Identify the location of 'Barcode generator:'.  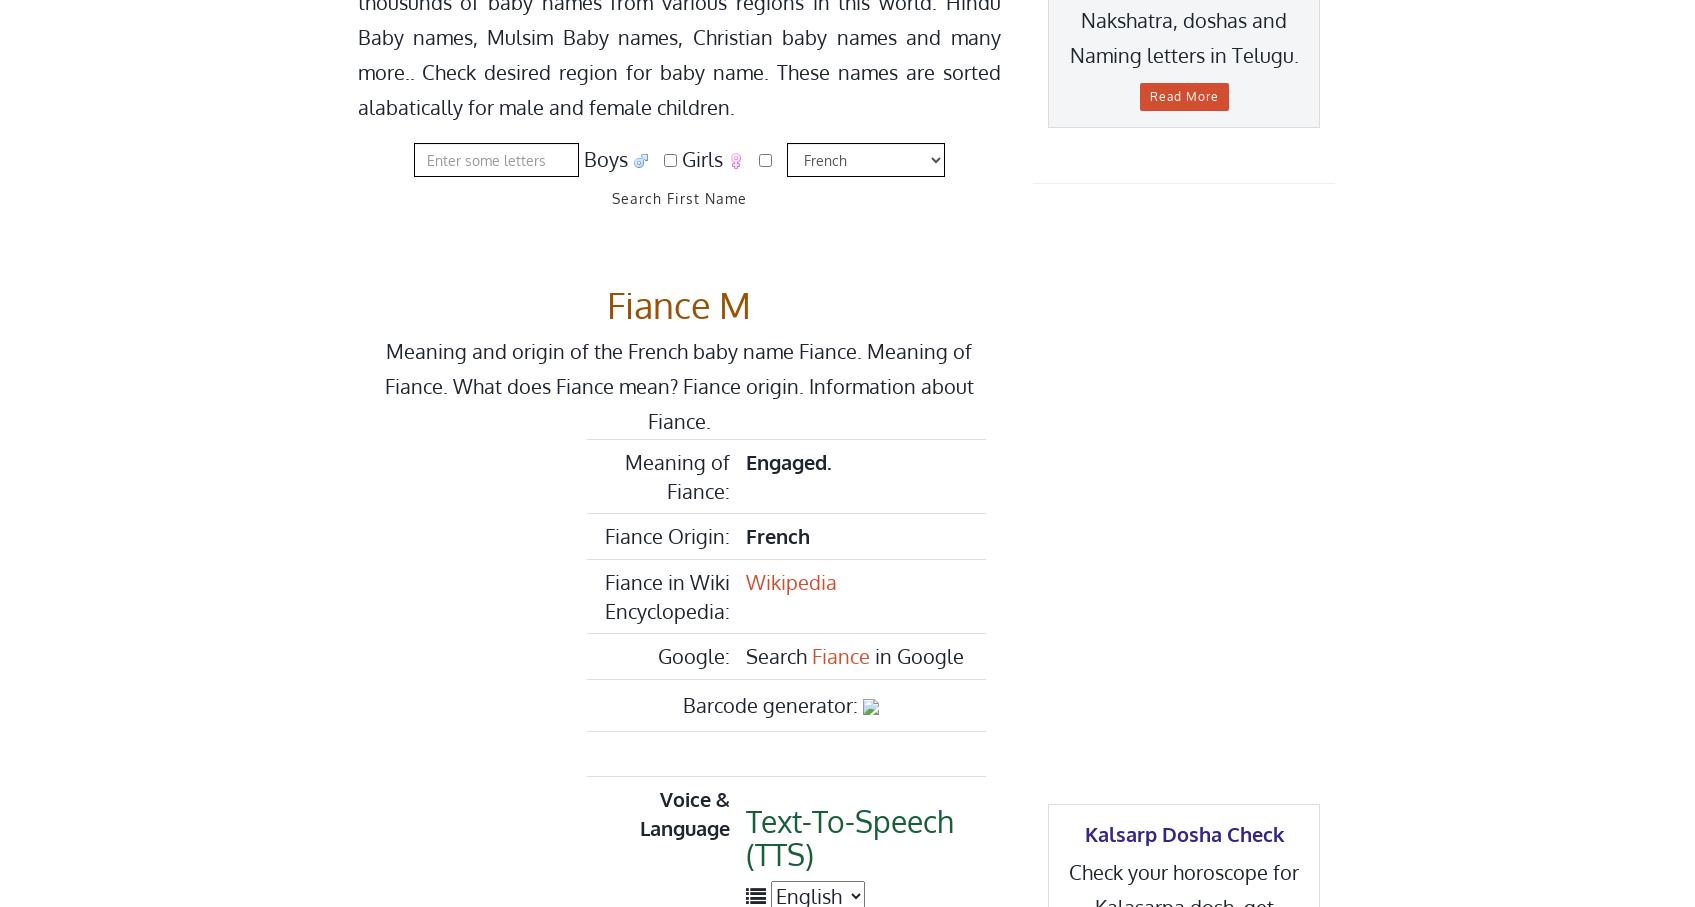
(771, 704).